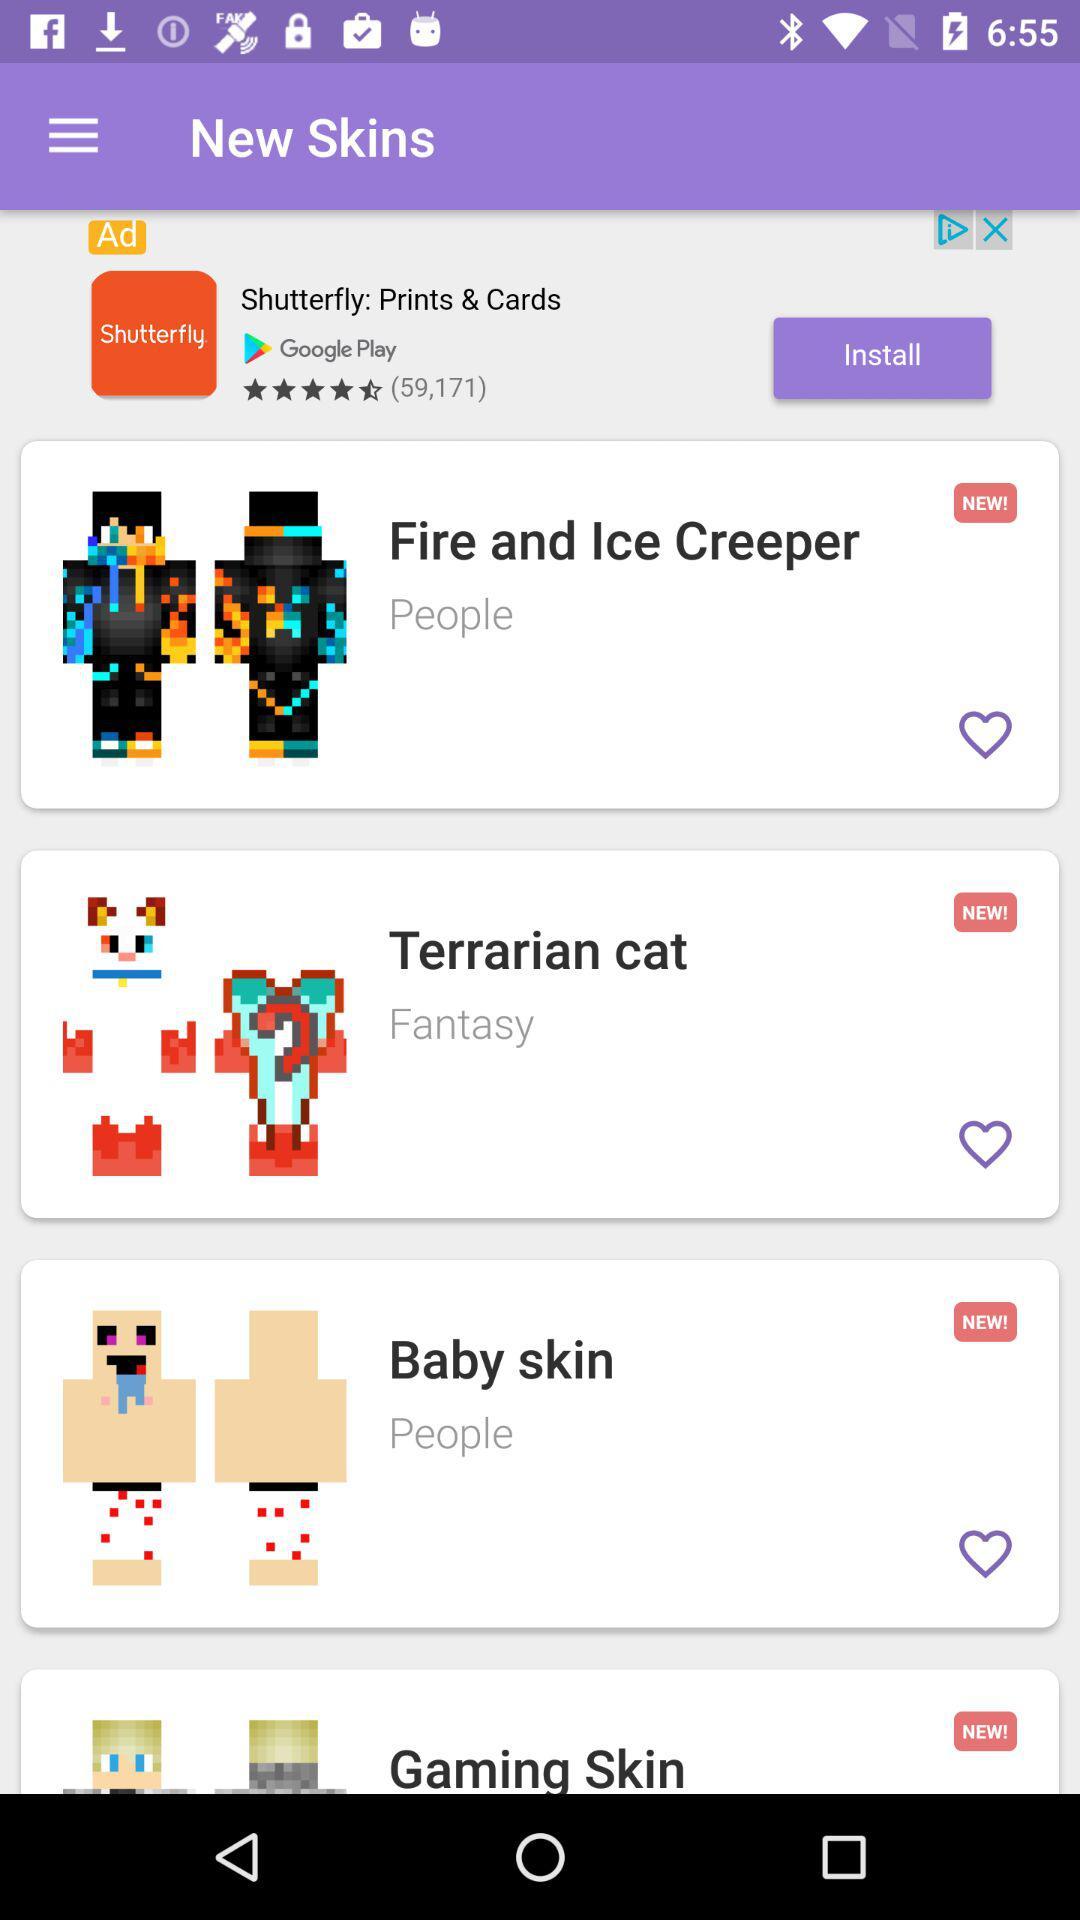 The height and width of the screenshot is (1920, 1080). Describe the element at coordinates (540, 314) in the screenshot. I see `install an app` at that location.